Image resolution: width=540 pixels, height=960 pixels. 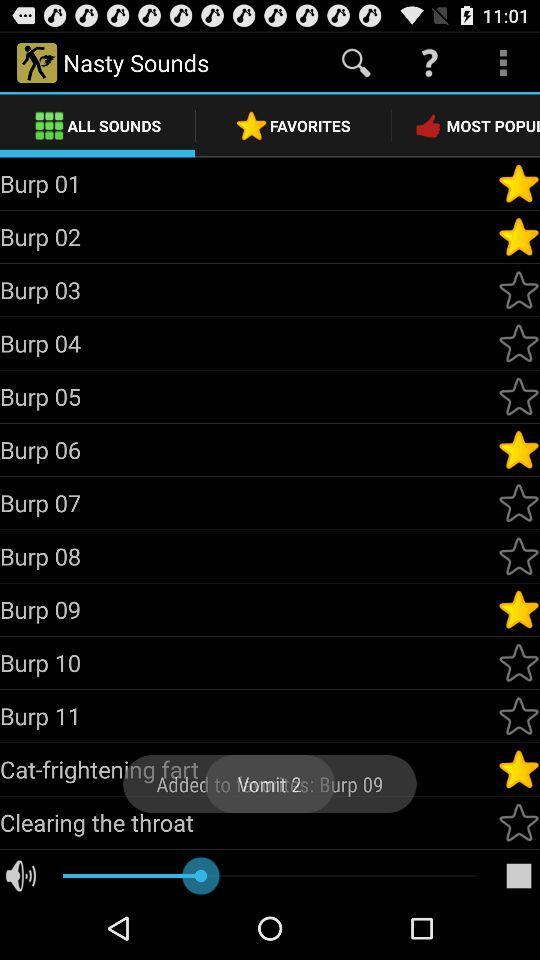 I want to click on mark as a favorite, so click(x=518, y=822).